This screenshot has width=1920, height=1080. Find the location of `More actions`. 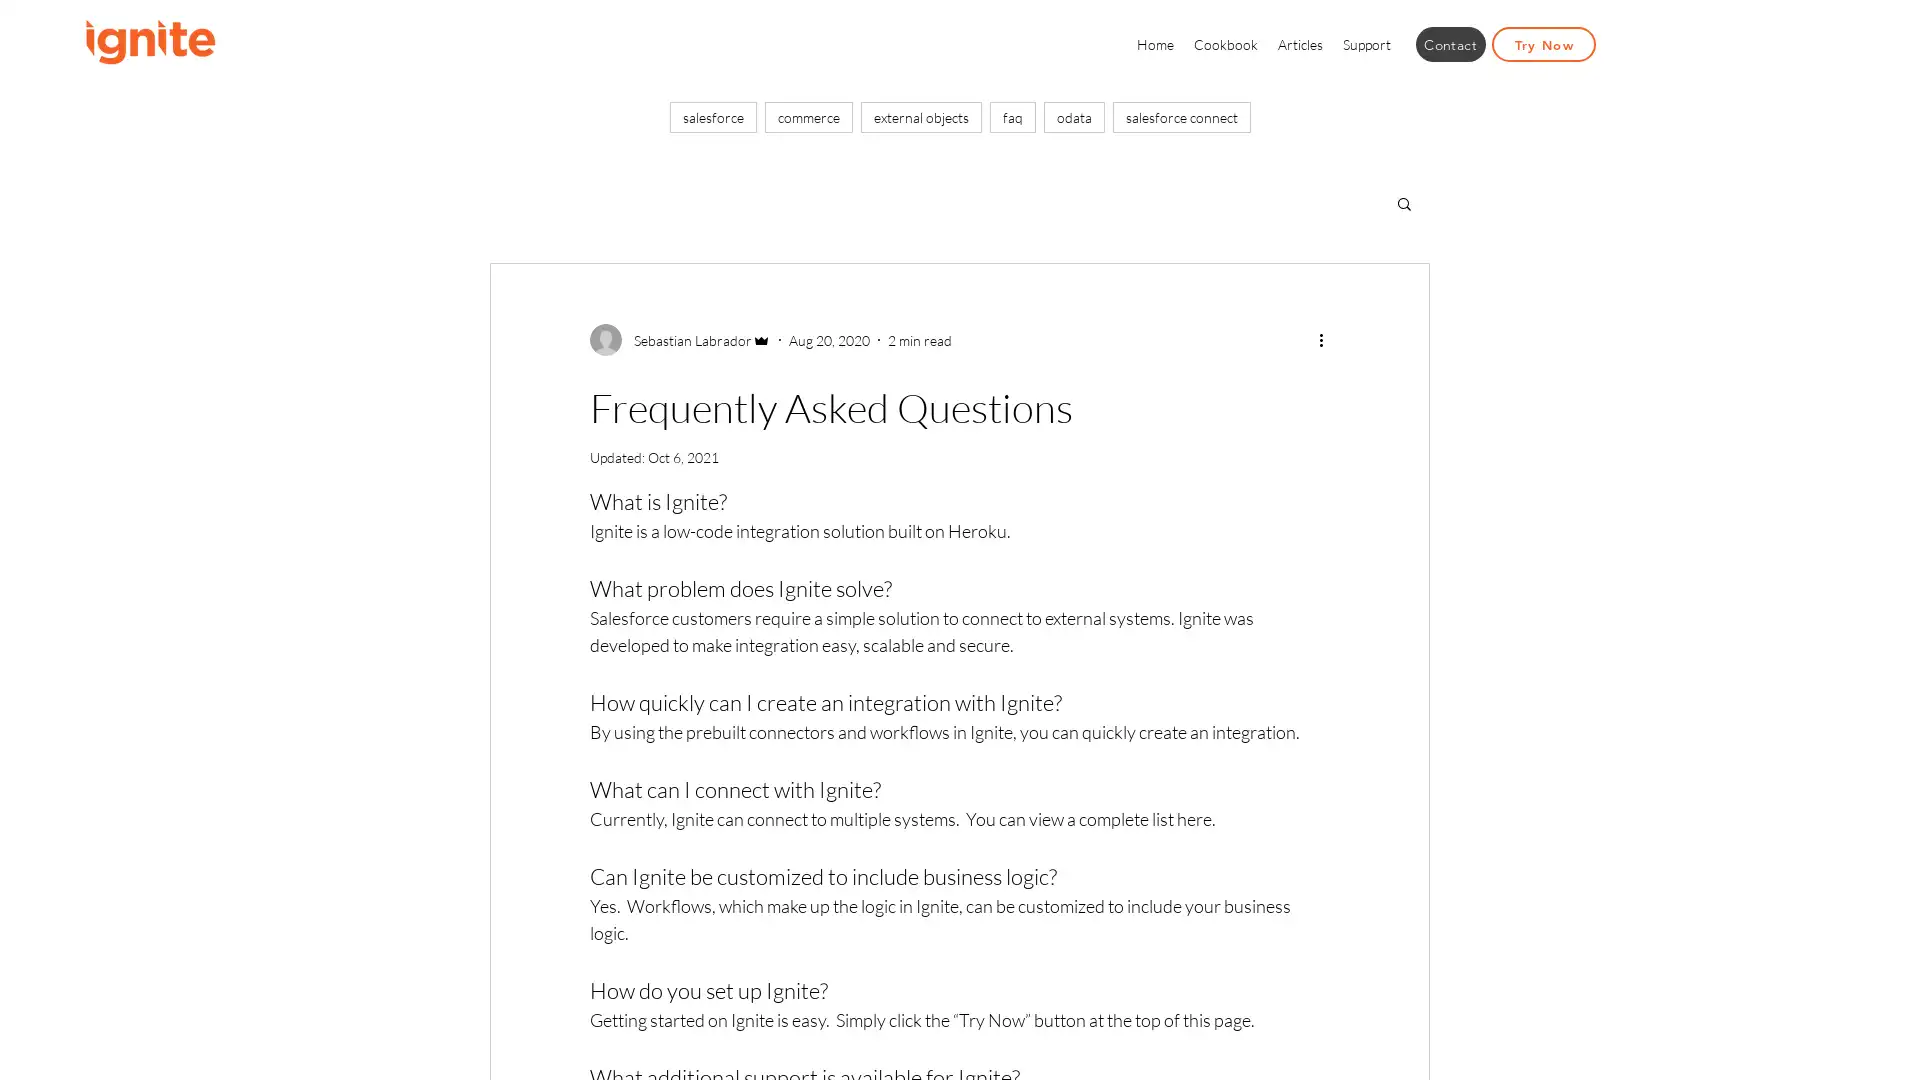

More actions is located at coordinates (1327, 338).